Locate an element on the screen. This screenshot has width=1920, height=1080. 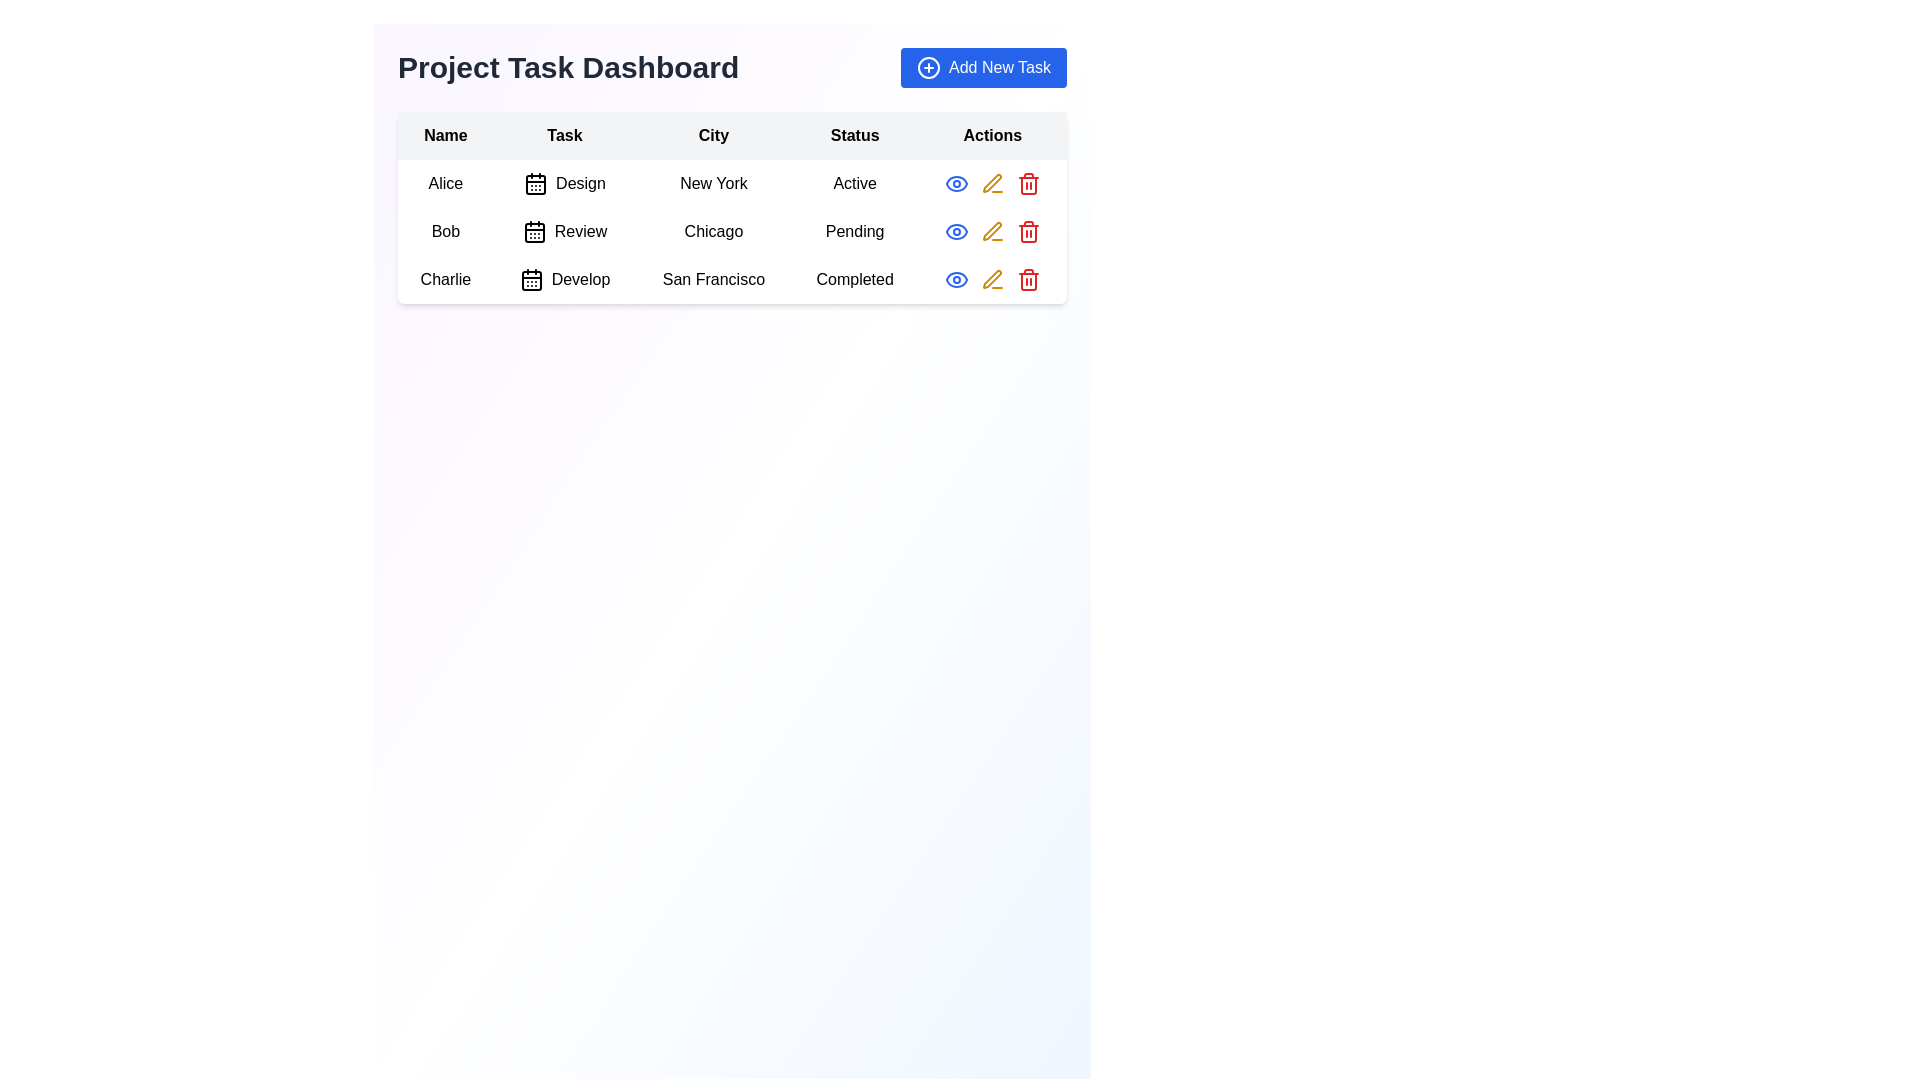
the text label representing the city 'New York' in the row for 'Alice' under the 'City' column is located at coordinates (731, 184).